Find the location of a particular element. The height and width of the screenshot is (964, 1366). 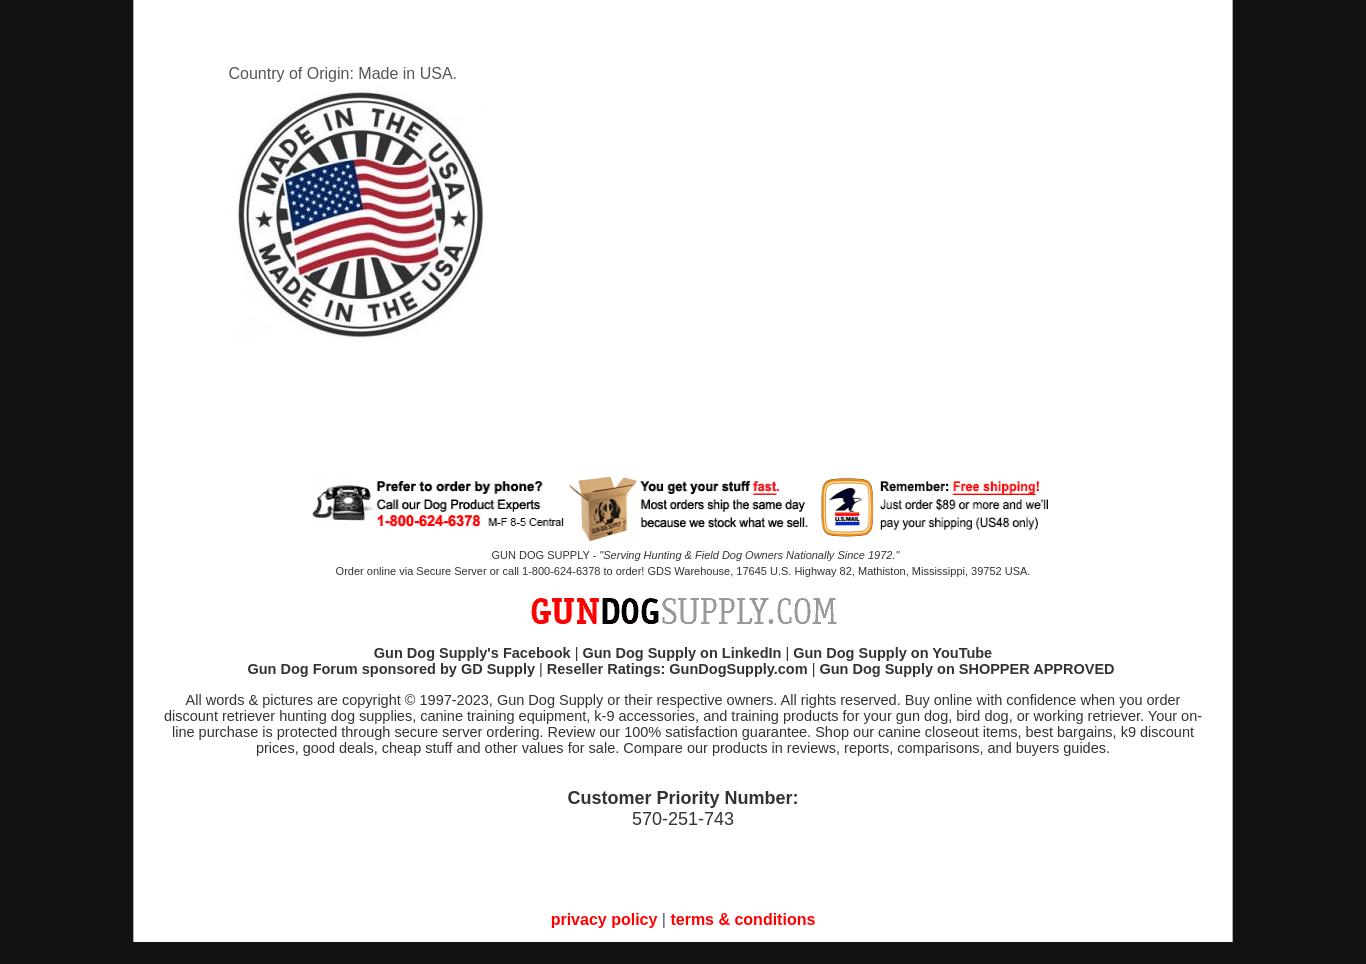

'GUN DOG SUPPLY -' is located at coordinates (545, 554).